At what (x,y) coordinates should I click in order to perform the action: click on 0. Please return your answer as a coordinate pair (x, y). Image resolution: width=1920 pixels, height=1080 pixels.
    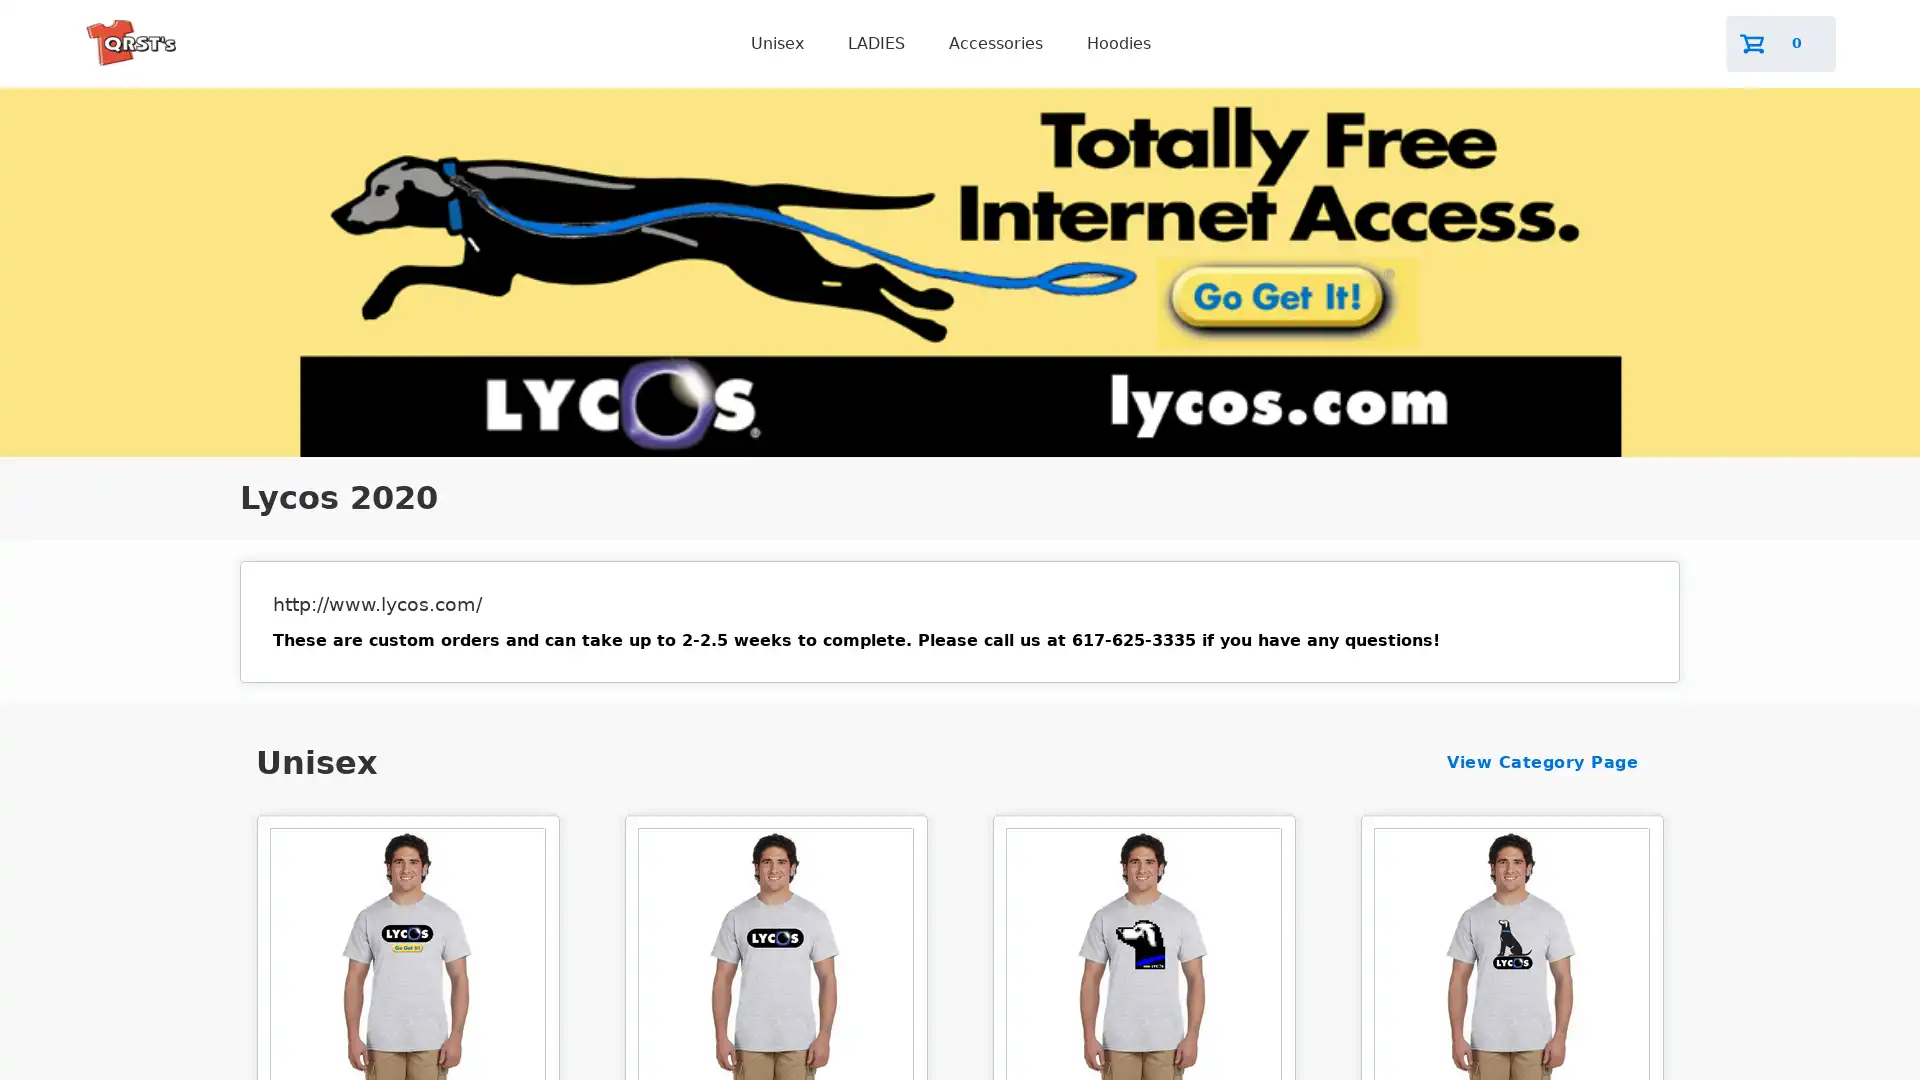
    Looking at the image, I should click on (1780, 42).